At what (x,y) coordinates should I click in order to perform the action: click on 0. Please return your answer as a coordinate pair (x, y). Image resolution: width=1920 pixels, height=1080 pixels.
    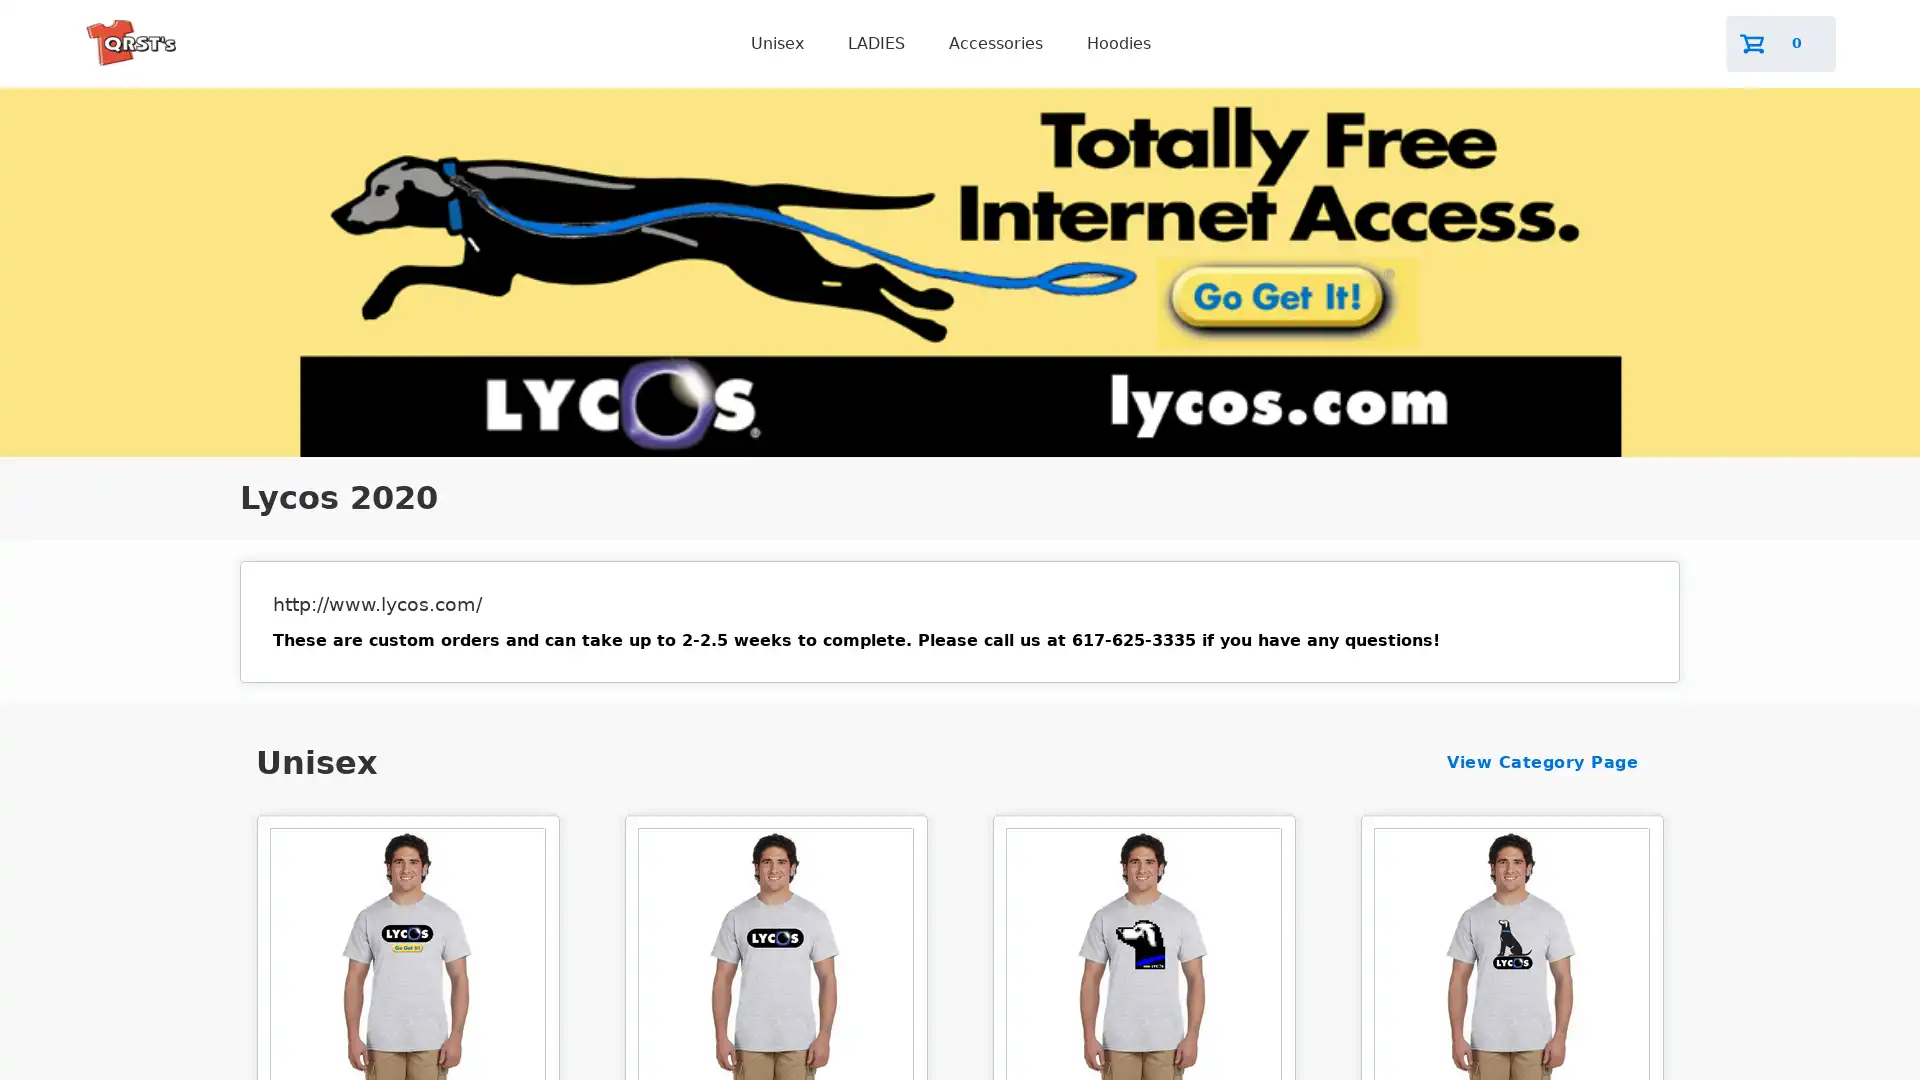
    Looking at the image, I should click on (1780, 42).